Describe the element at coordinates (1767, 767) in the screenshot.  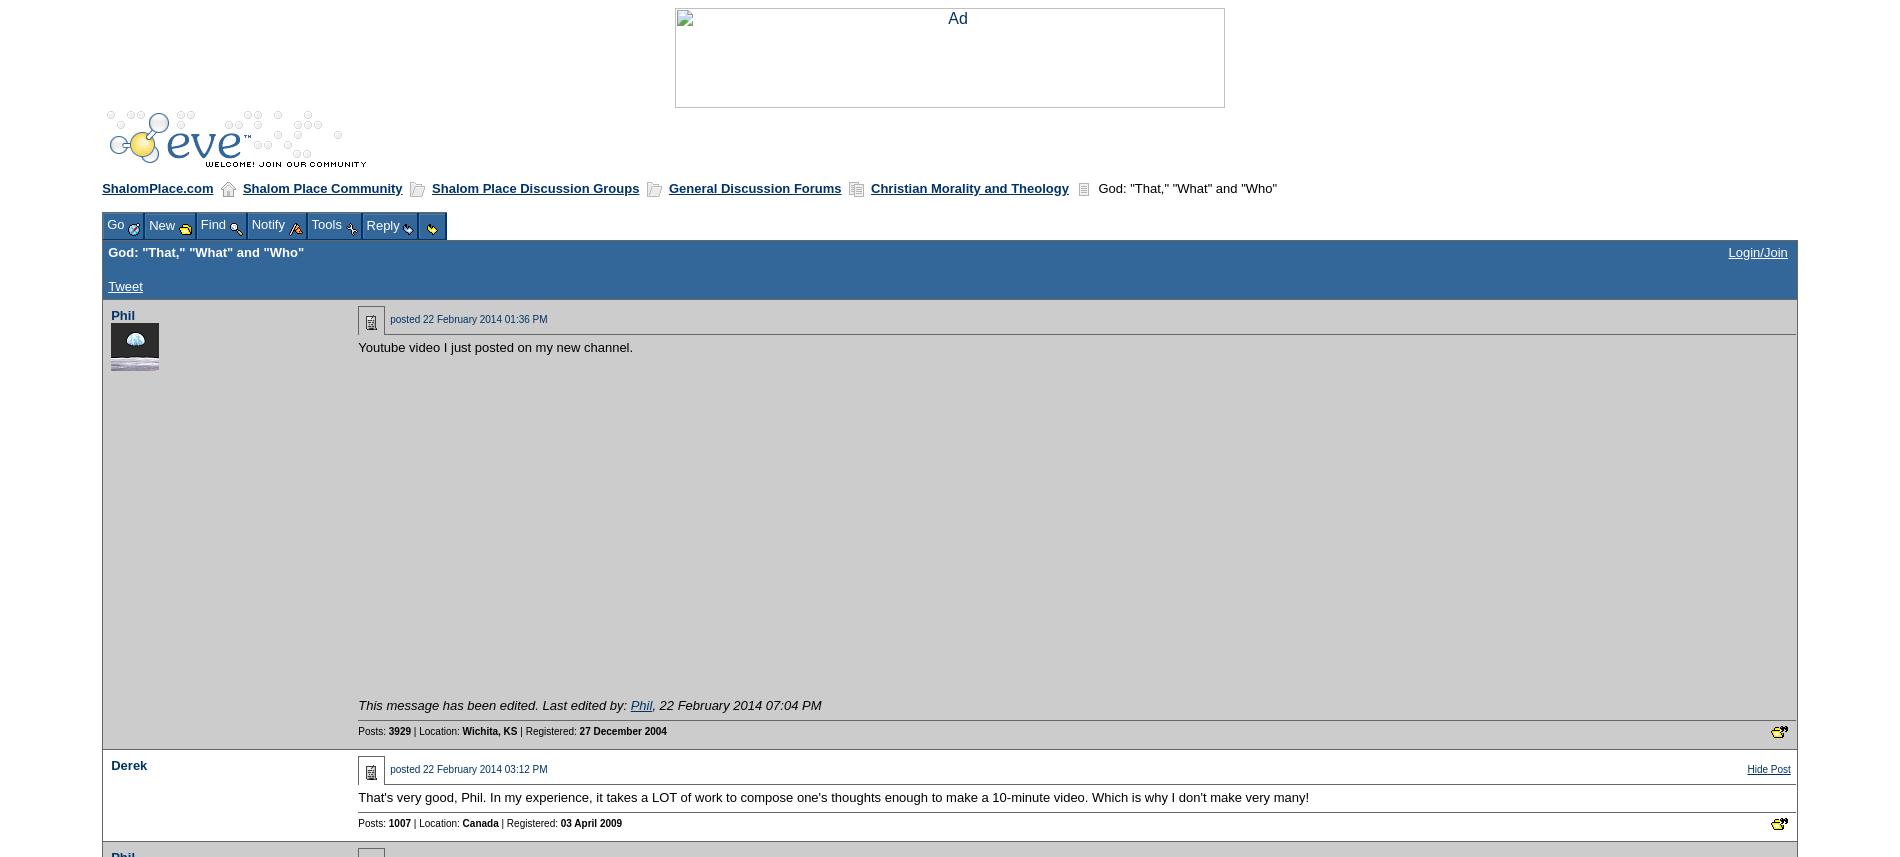
I see `'Hide Post'` at that location.